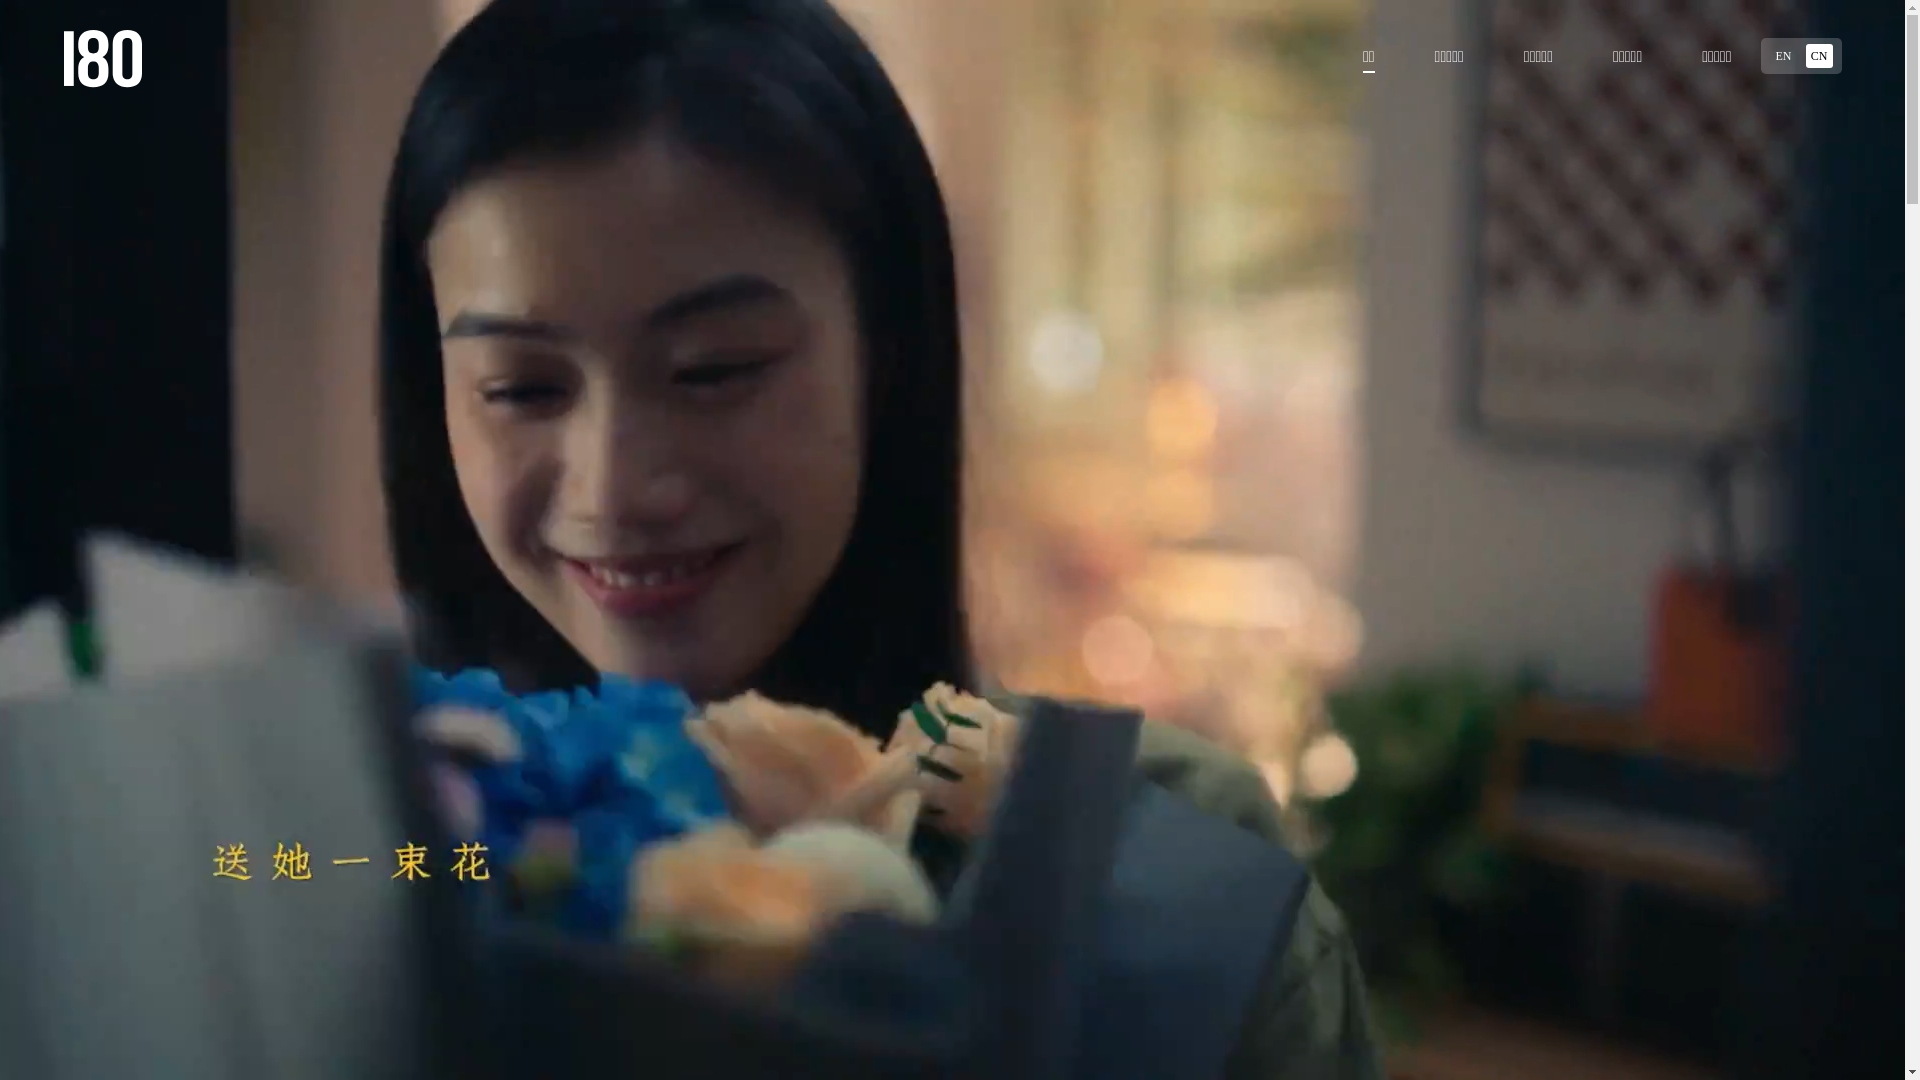 Image resolution: width=1920 pixels, height=1080 pixels. What do you see at coordinates (1782, 55) in the screenshot?
I see `'EN'` at bounding box center [1782, 55].